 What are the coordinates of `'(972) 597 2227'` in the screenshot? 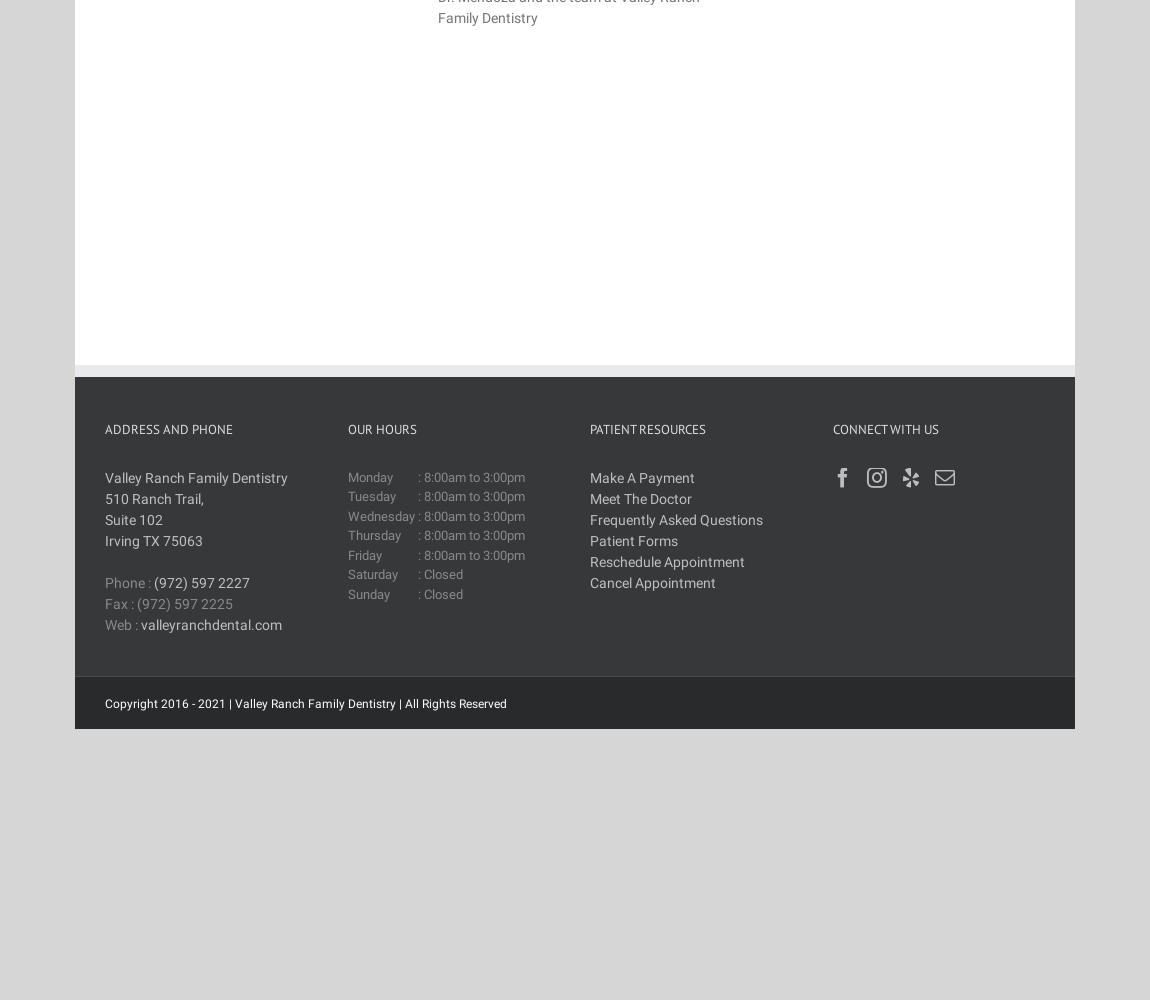 It's located at (201, 581).